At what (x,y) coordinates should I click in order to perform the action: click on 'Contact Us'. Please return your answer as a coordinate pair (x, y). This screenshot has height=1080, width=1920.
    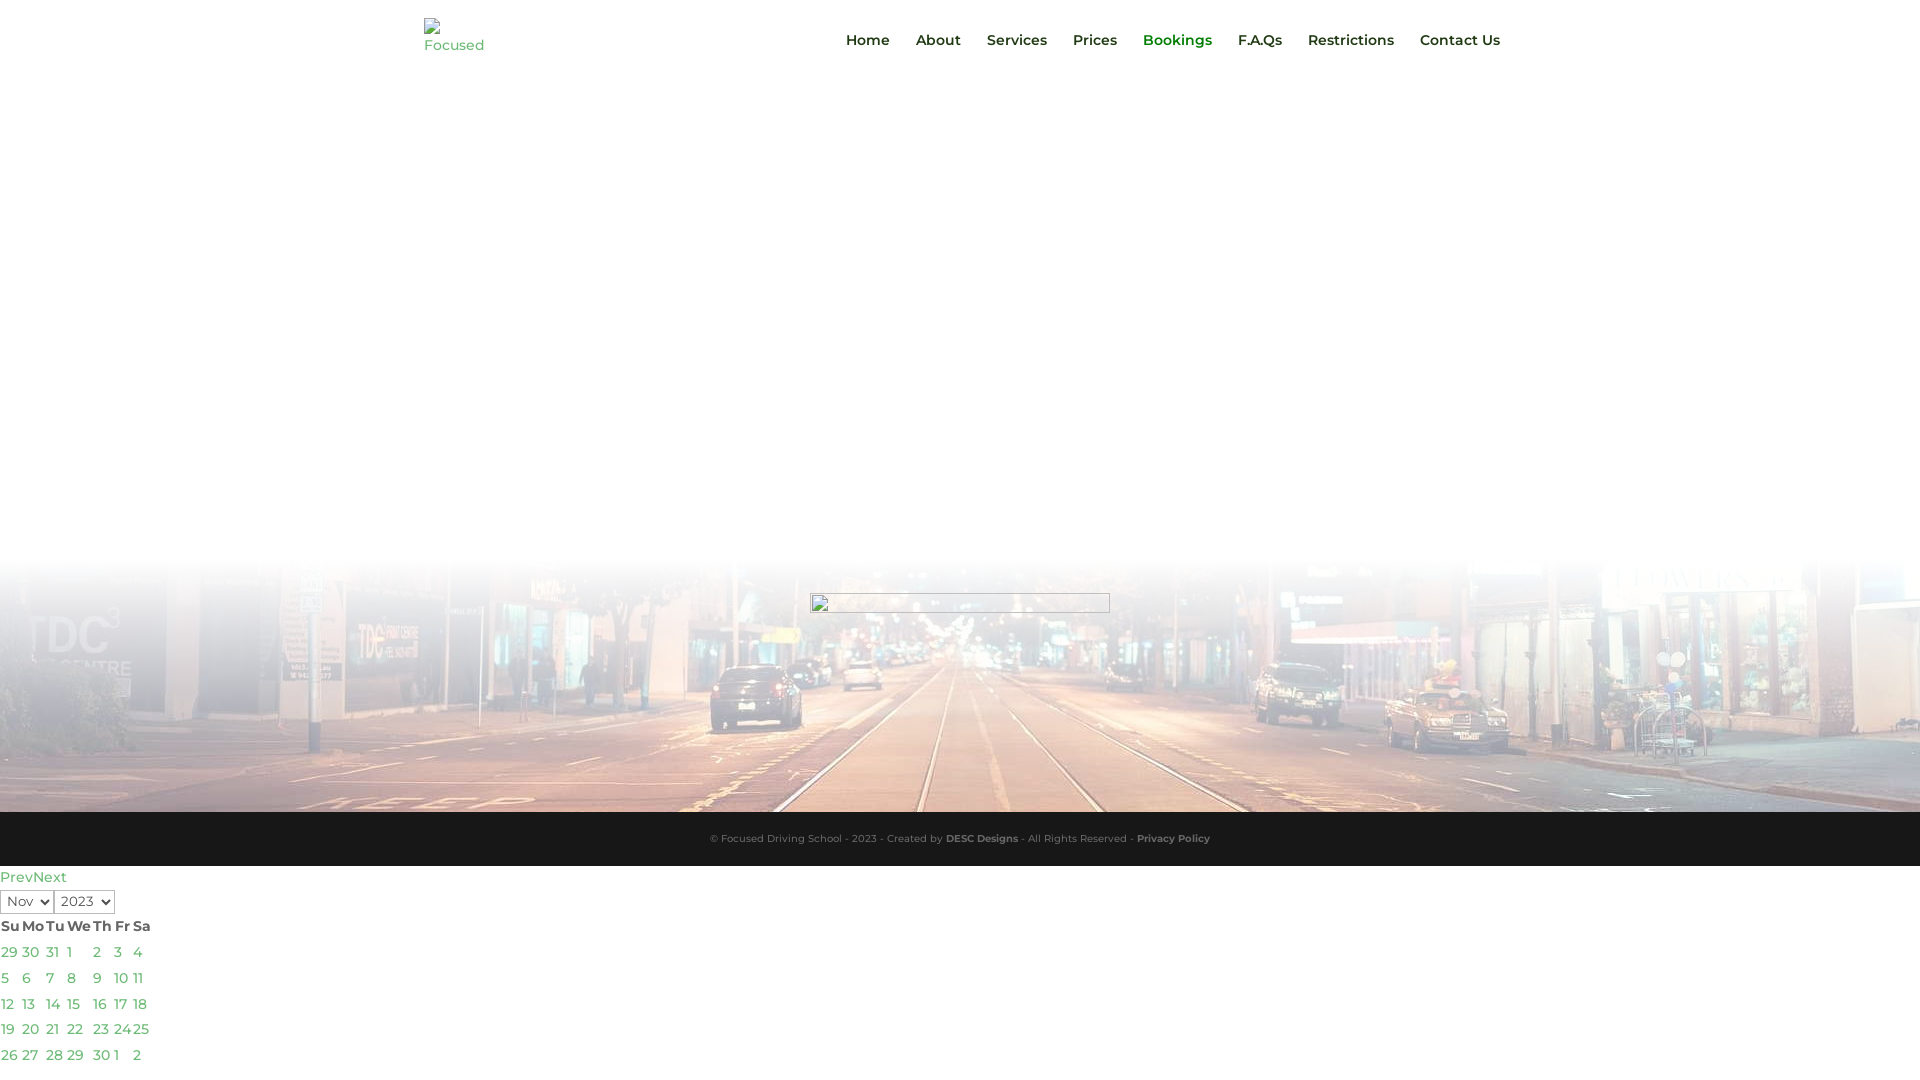
    Looking at the image, I should click on (1419, 55).